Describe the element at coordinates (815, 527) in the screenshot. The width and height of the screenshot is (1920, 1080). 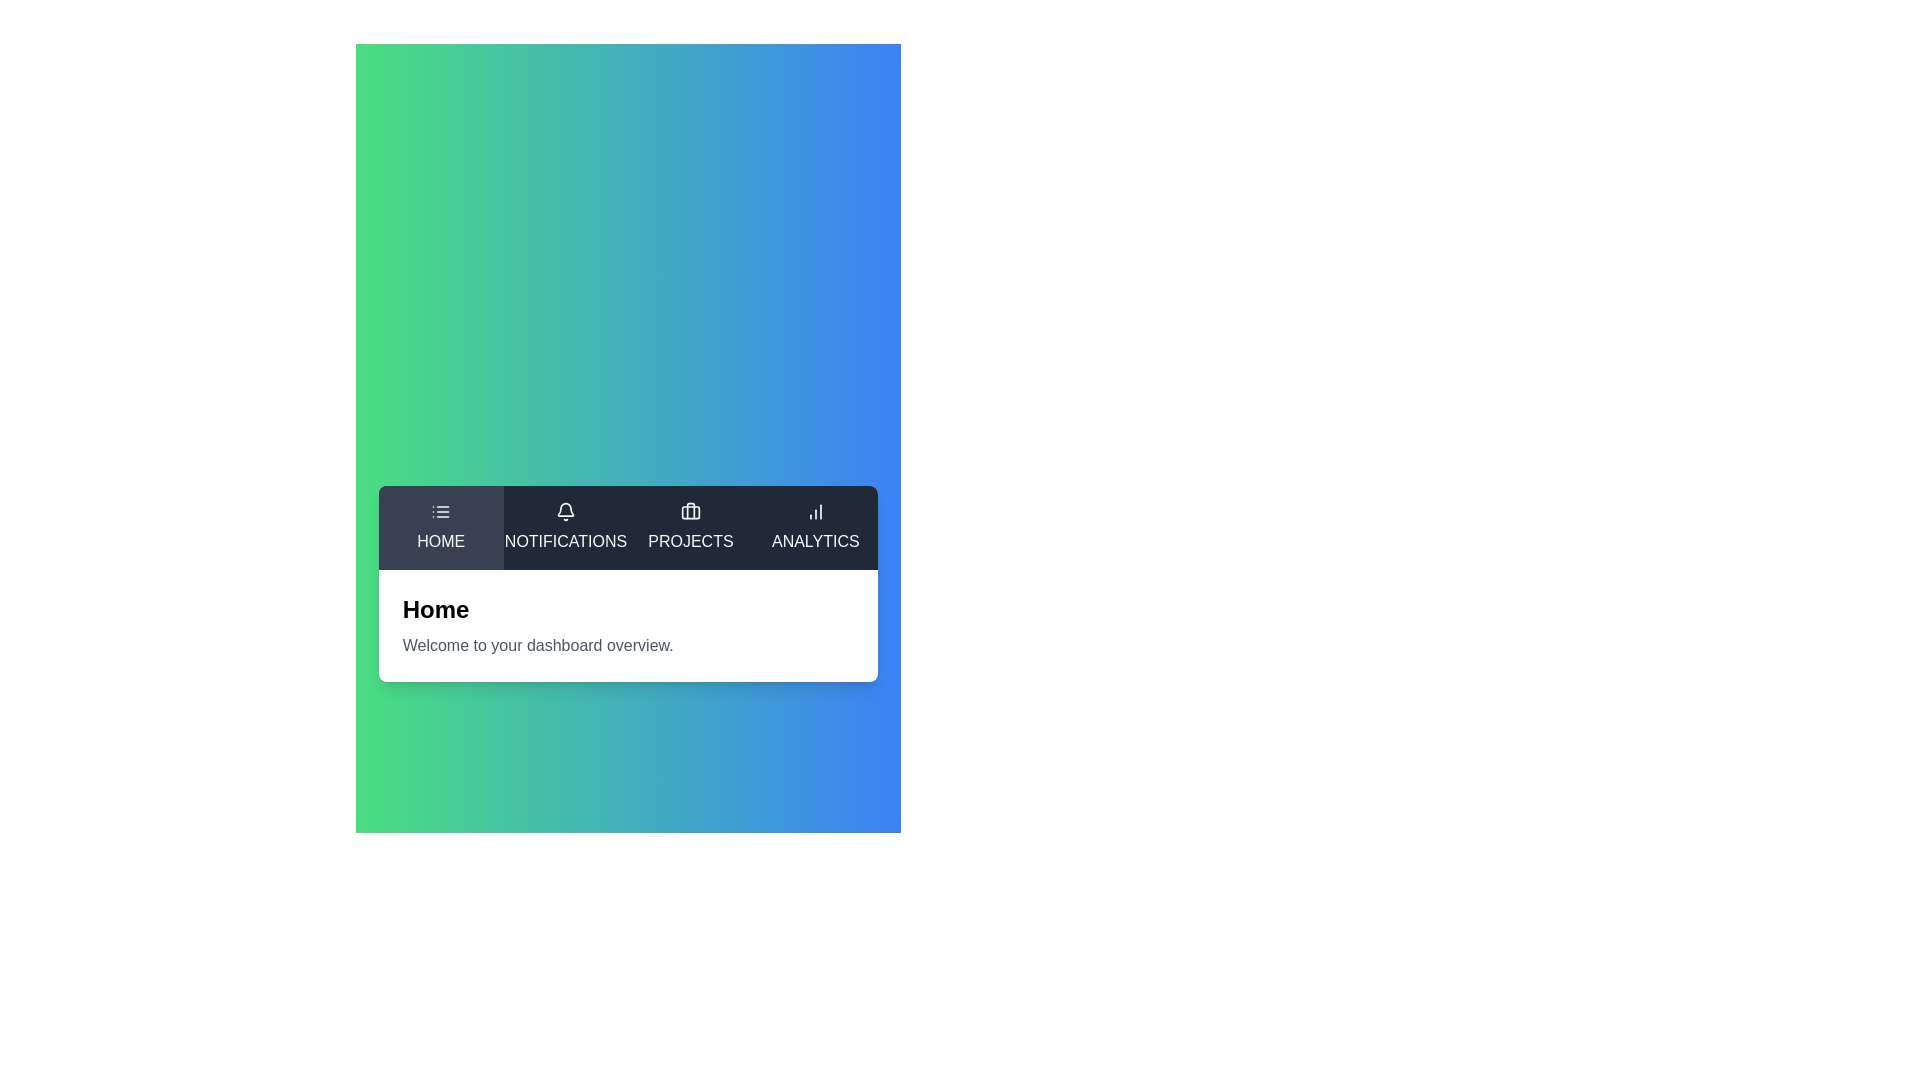
I see `the tab labeled Analytics to switch to it` at that location.